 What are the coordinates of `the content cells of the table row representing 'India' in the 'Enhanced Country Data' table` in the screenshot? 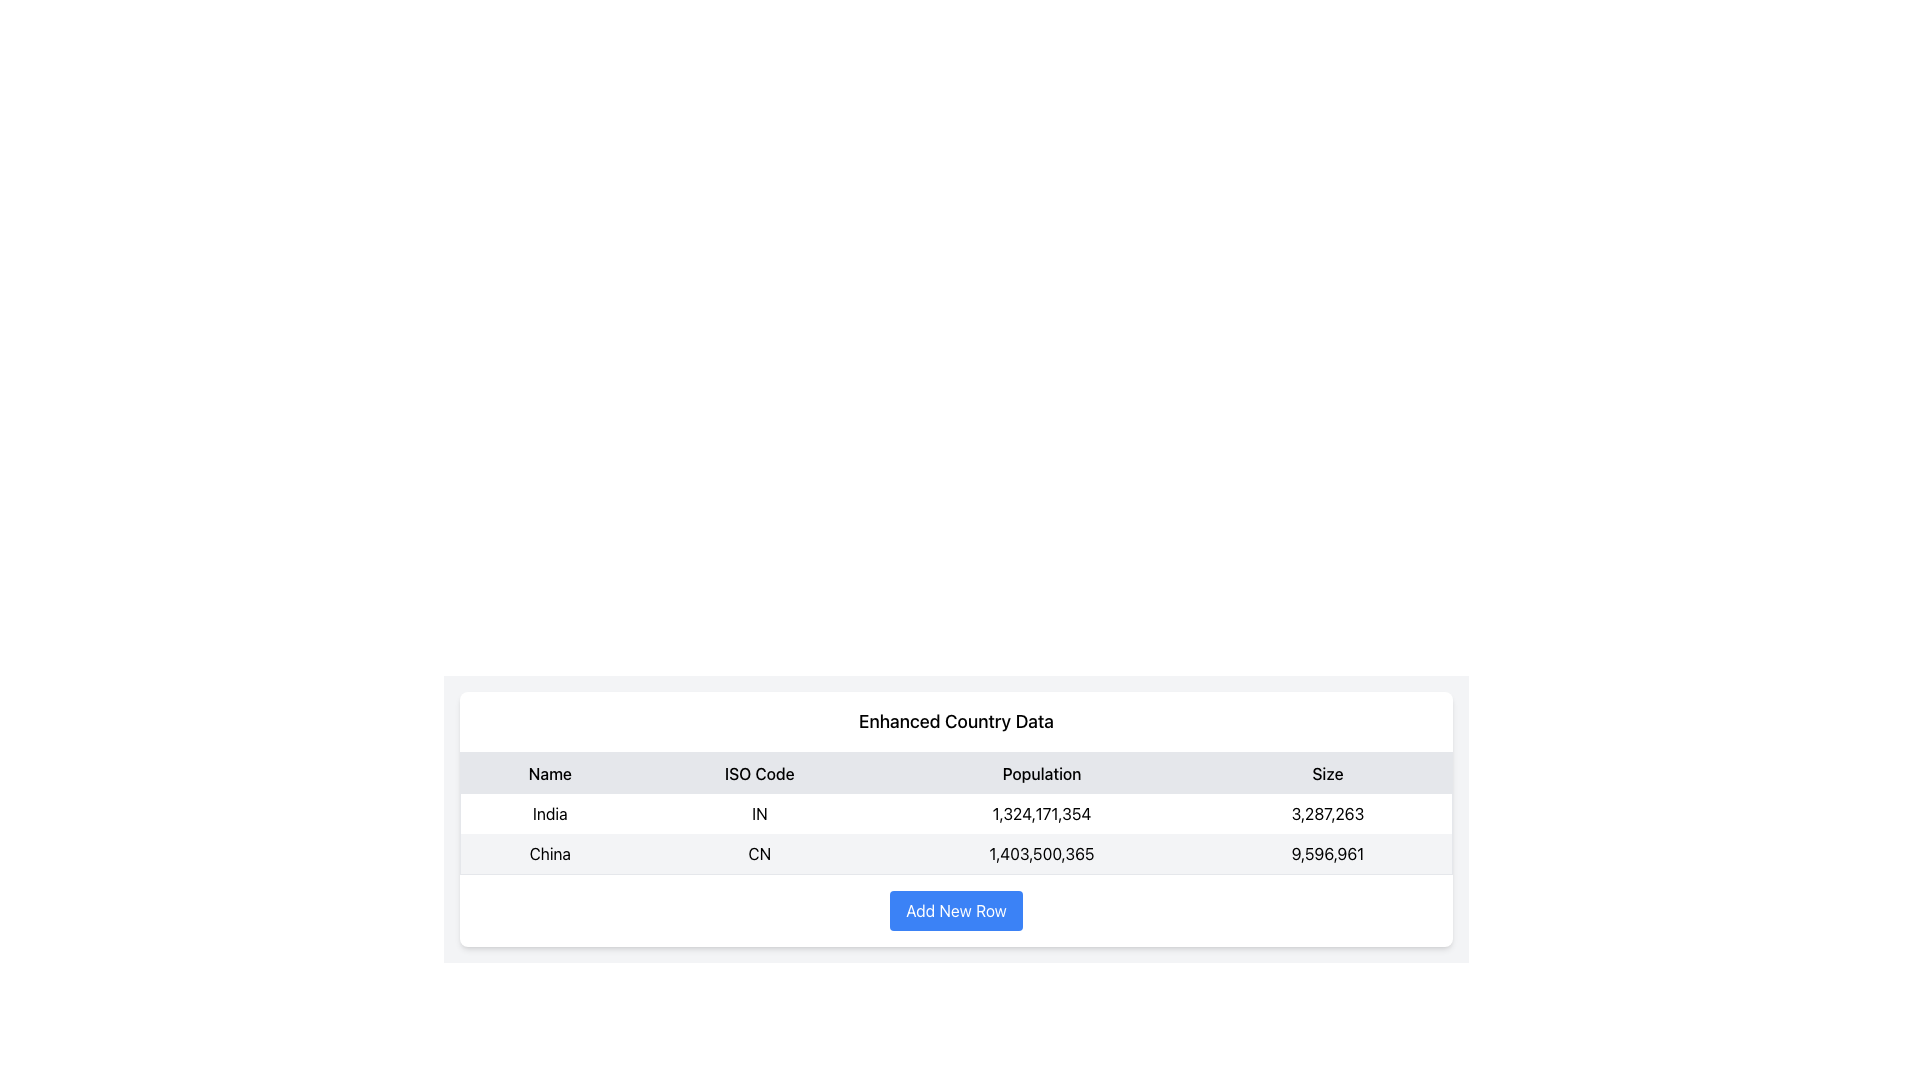 It's located at (955, 813).